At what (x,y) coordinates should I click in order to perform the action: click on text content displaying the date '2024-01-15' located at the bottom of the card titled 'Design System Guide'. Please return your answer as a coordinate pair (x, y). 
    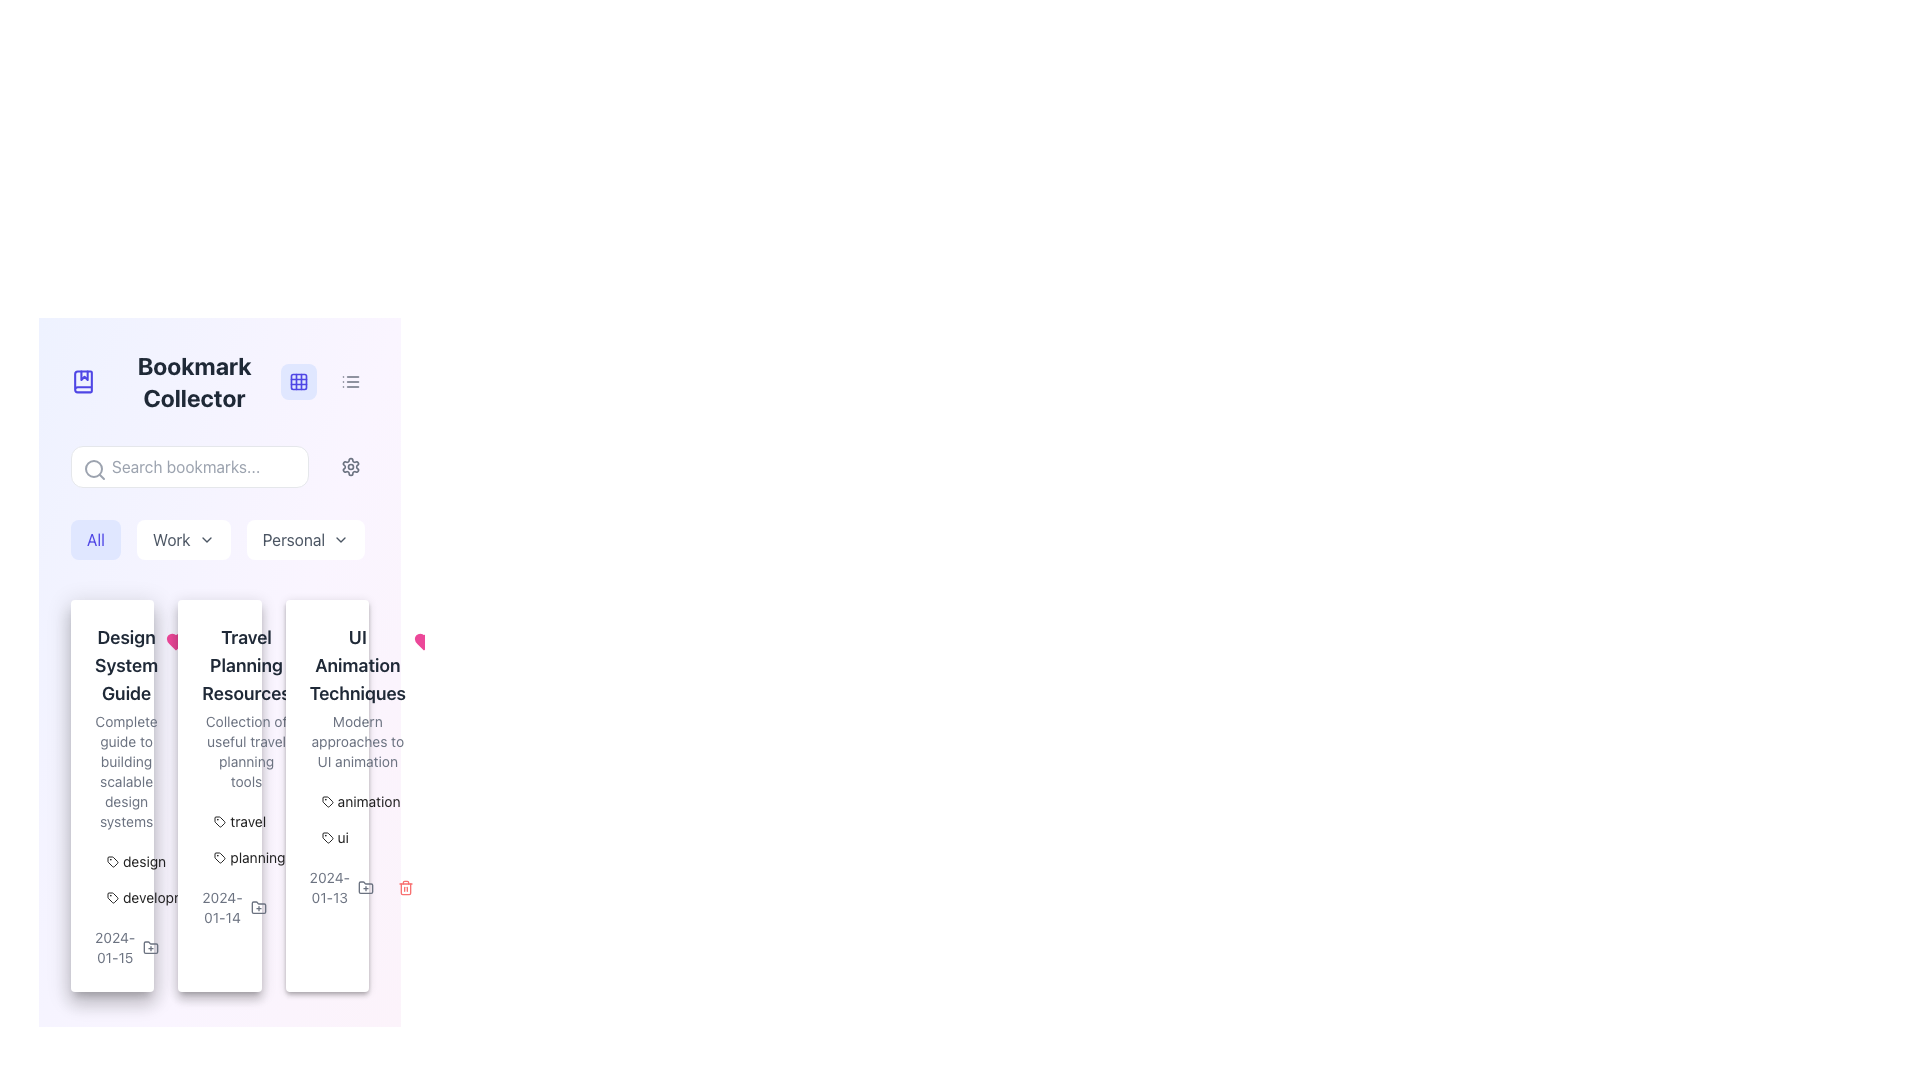
    Looking at the image, I should click on (111, 947).